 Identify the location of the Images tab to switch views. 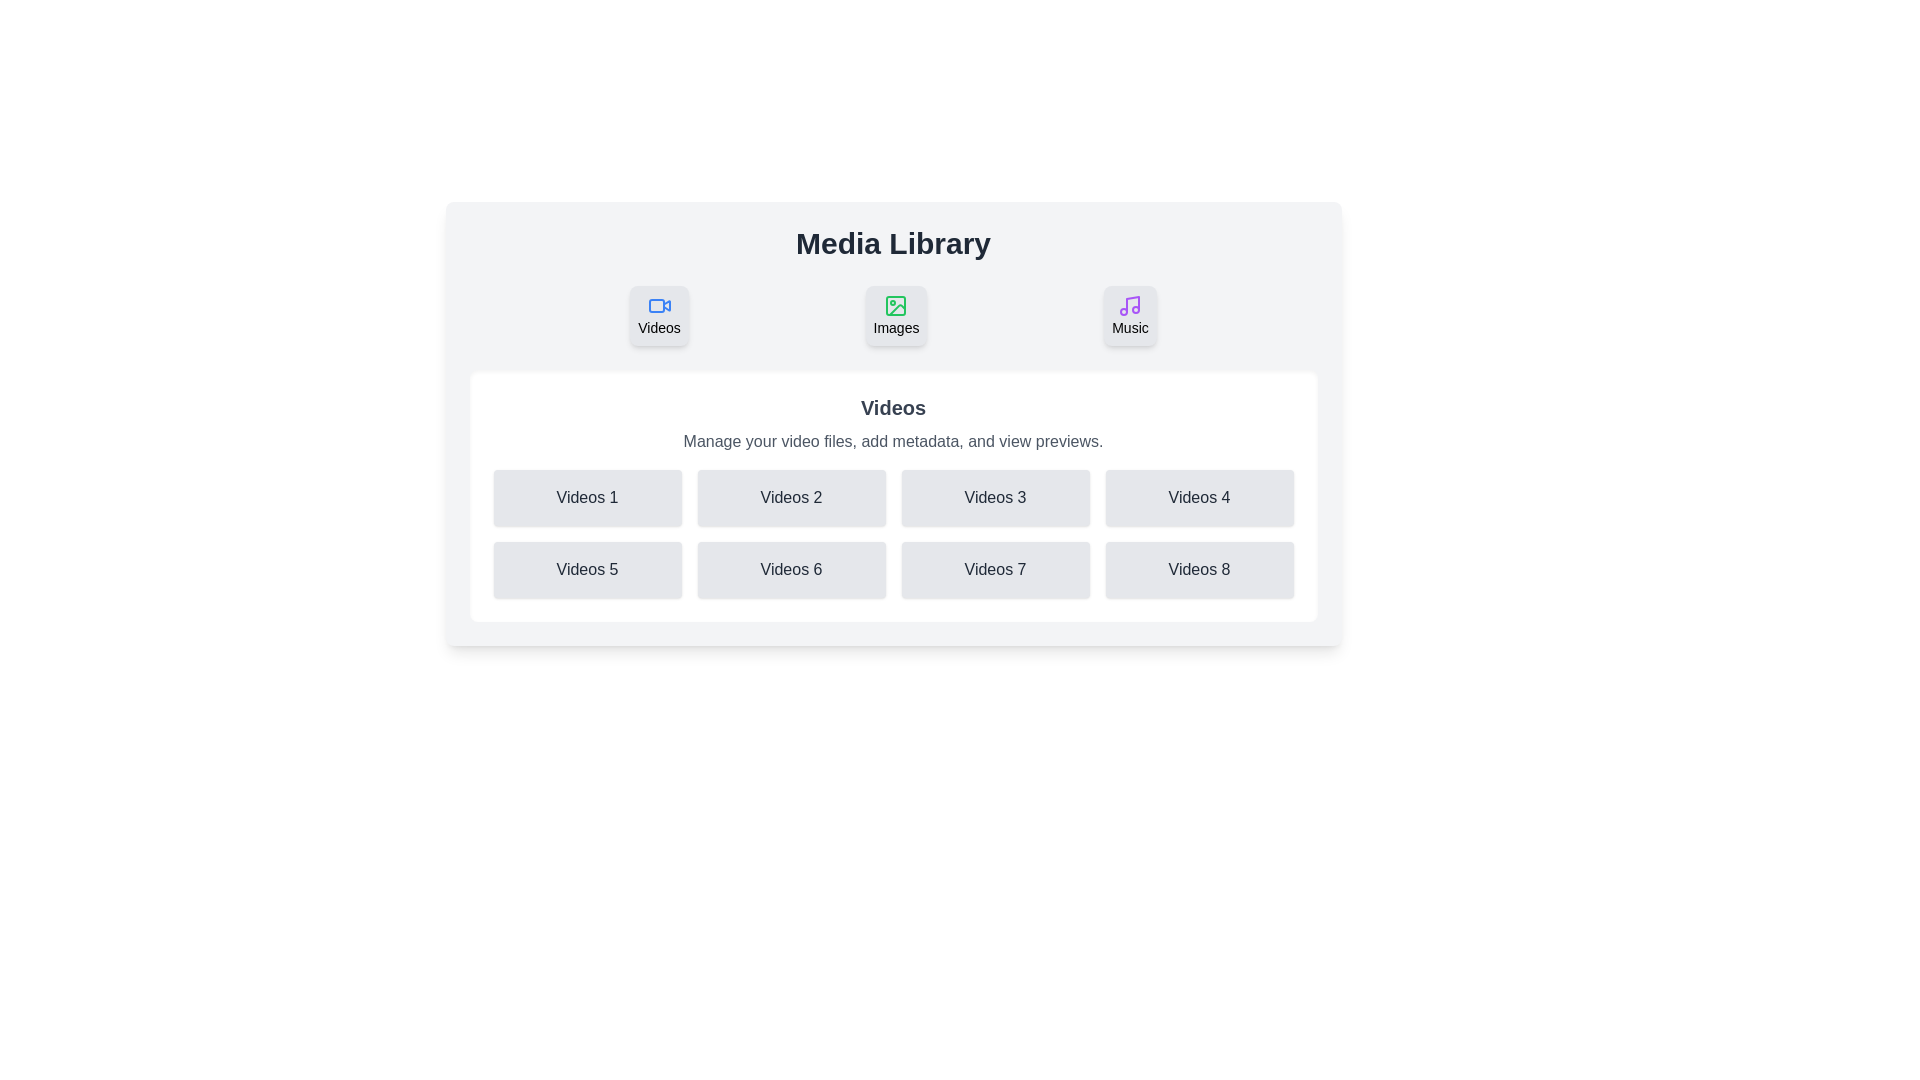
(895, 315).